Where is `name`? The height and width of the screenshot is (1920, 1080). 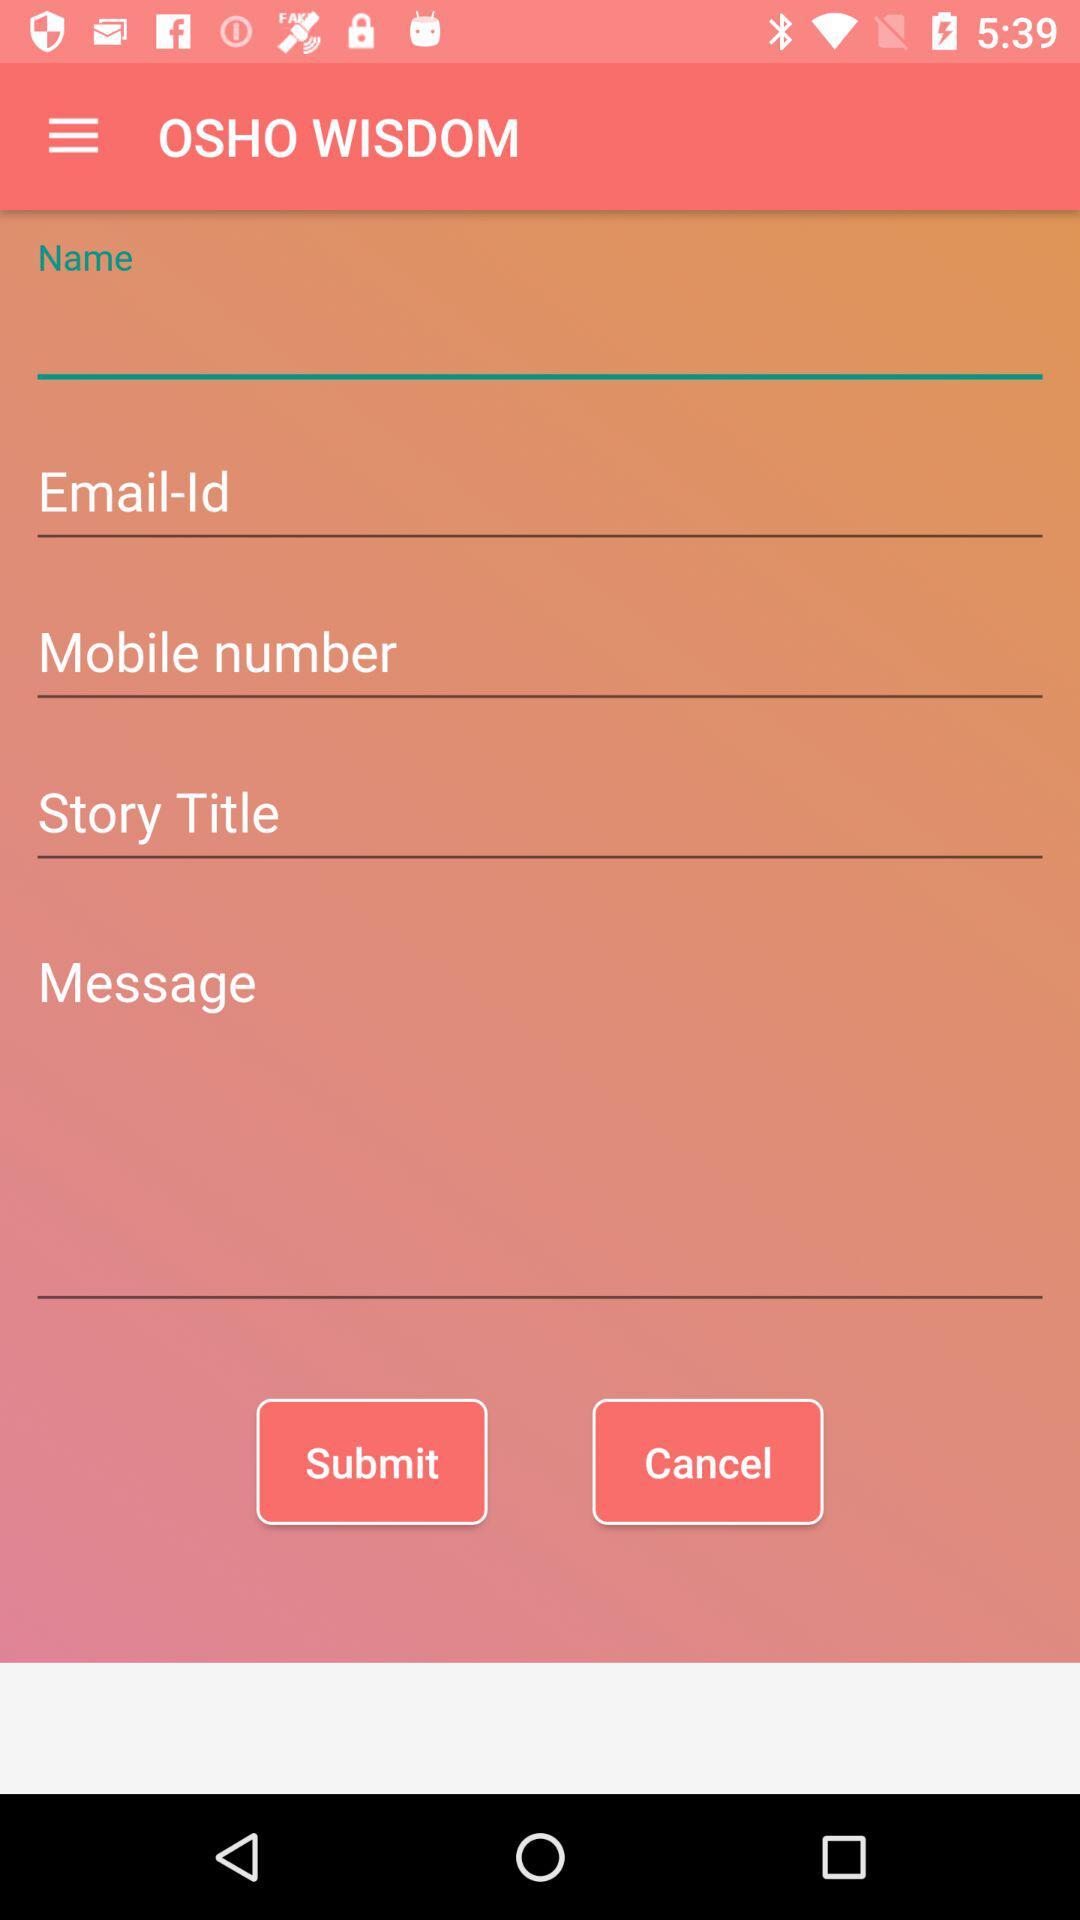 name is located at coordinates (540, 333).